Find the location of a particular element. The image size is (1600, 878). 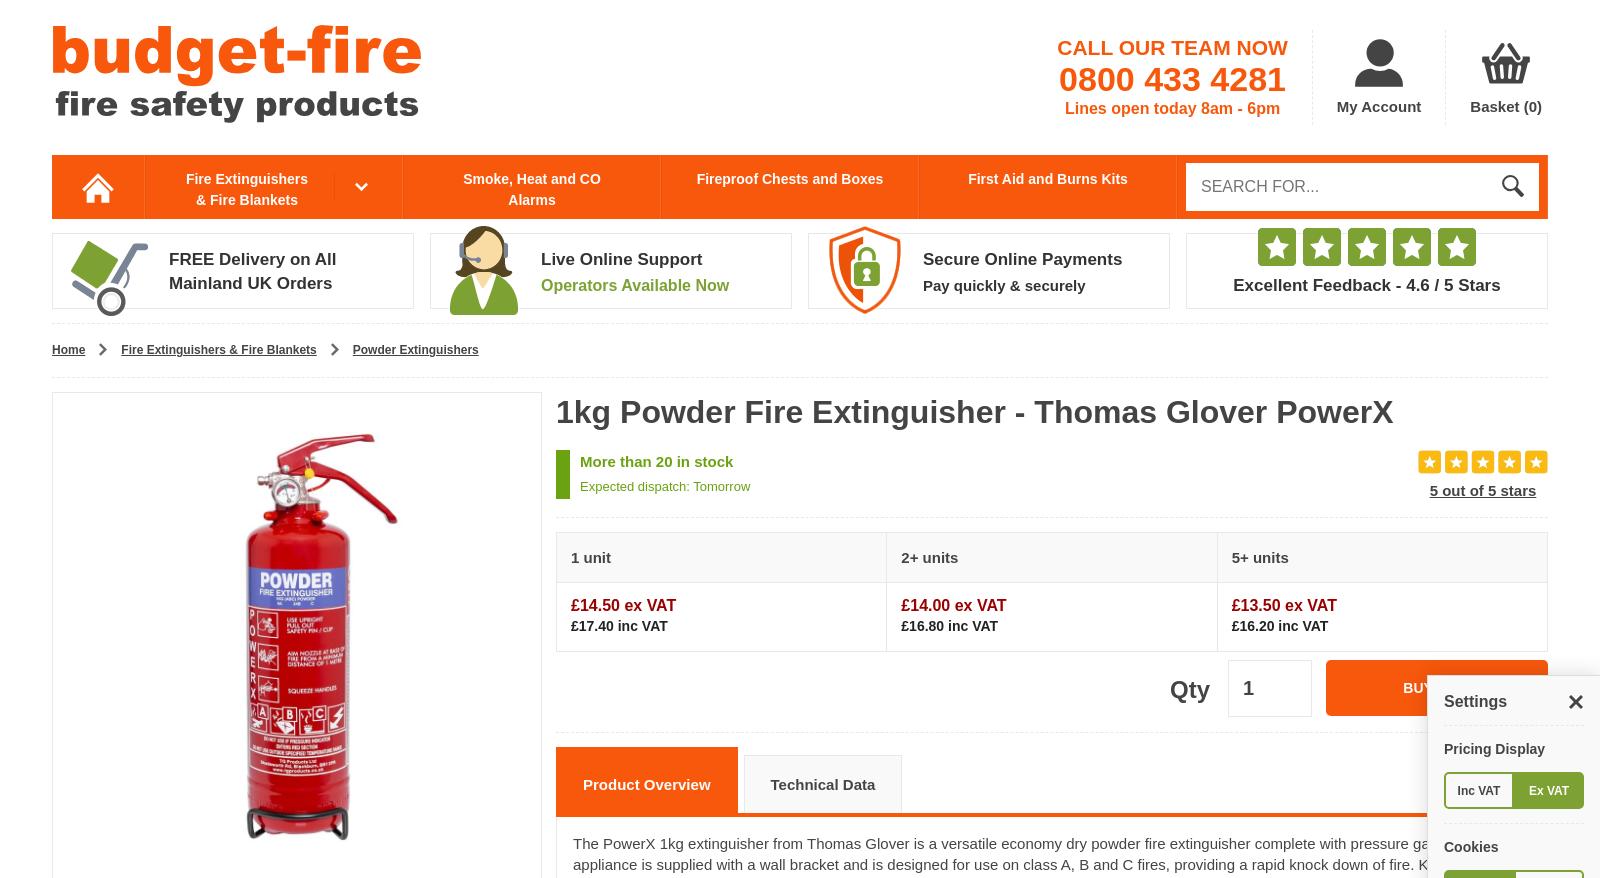

'Extinguisher Maintenance' is located at coordinates (263, 495).